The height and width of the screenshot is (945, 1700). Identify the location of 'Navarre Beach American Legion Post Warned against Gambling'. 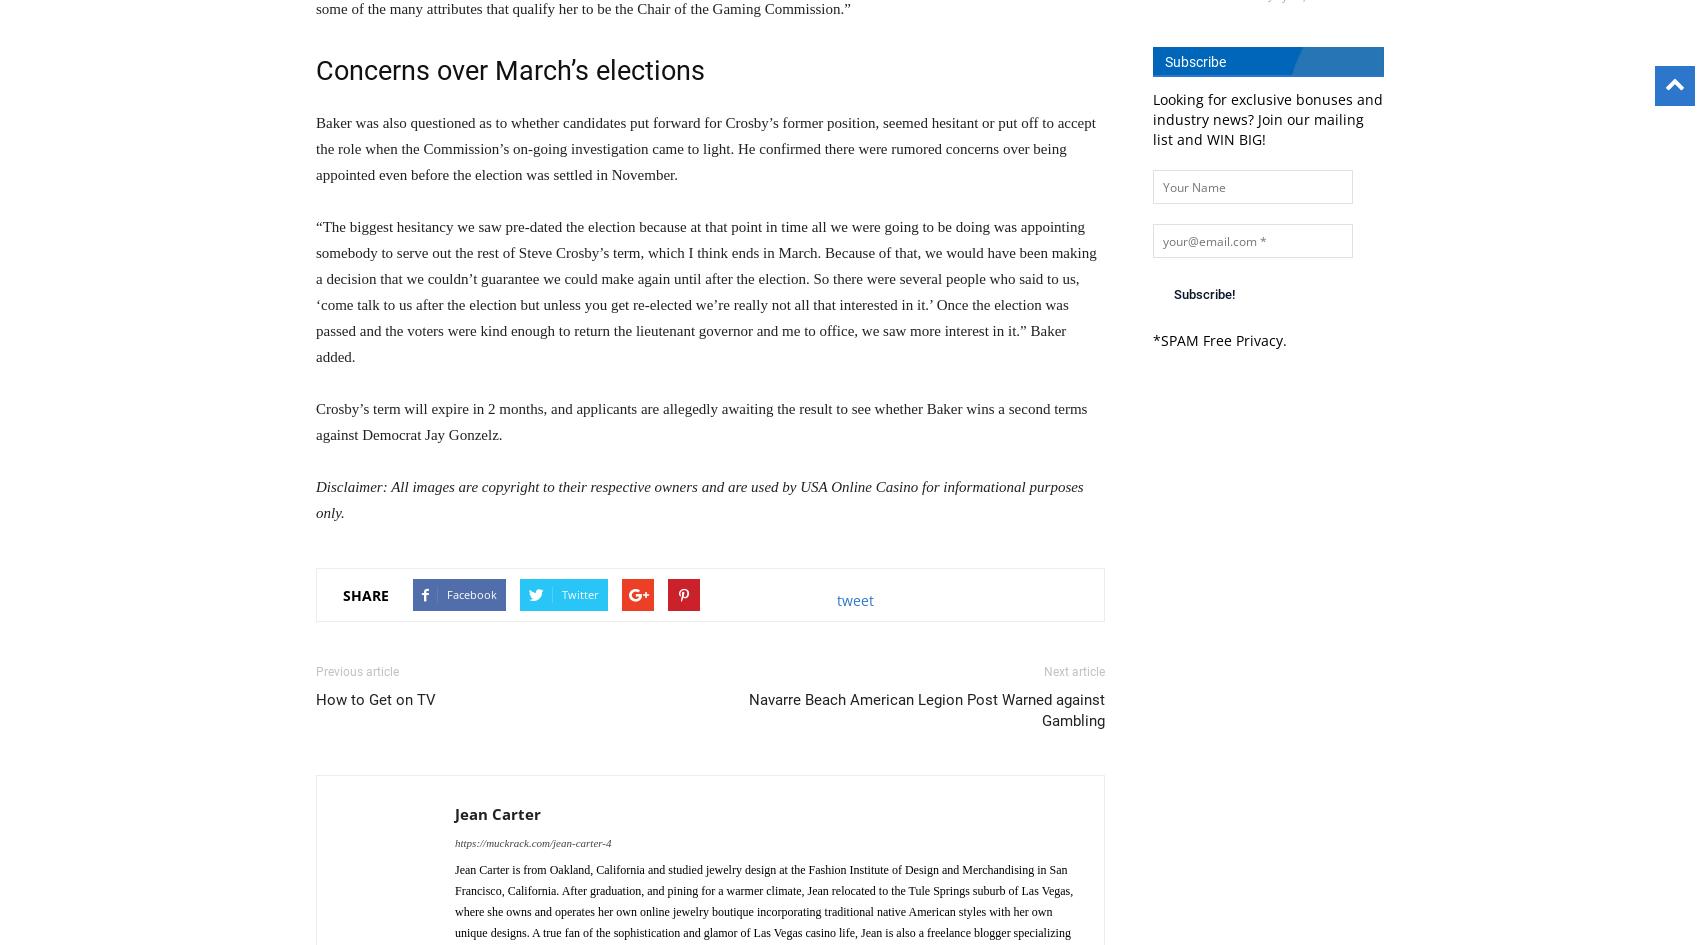
(927, 710).